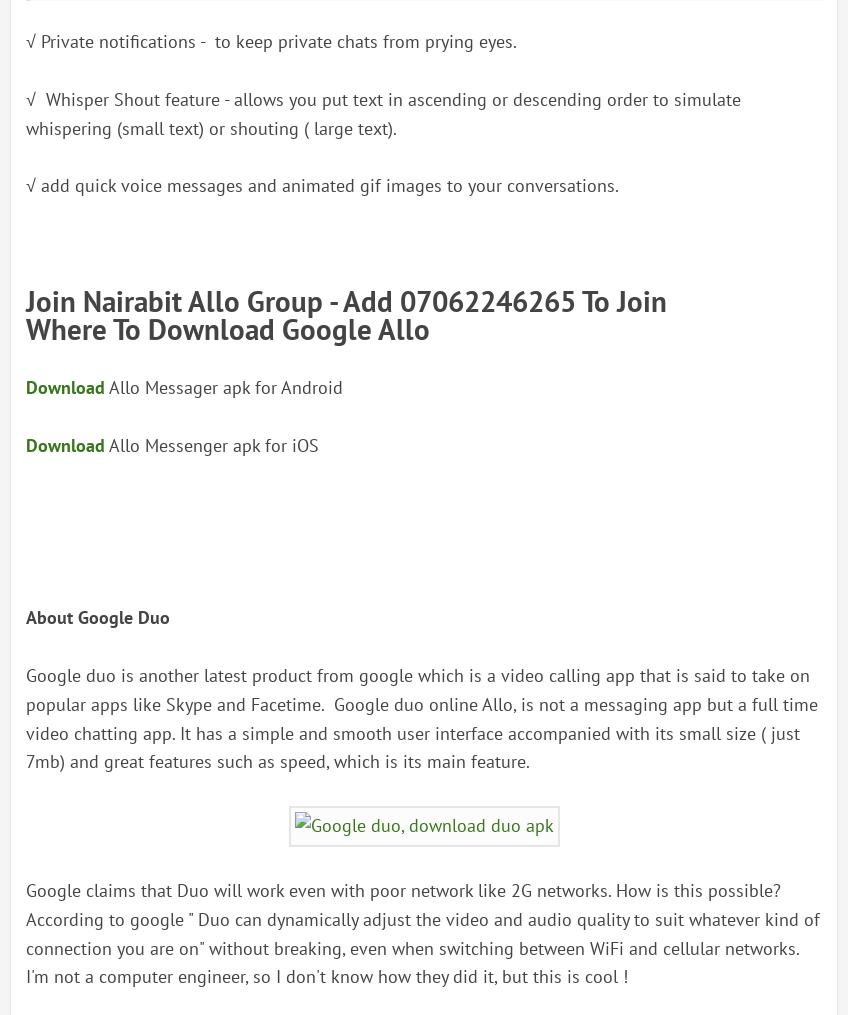 This screenshot has height=1015, width=848. I want to click on 'Google', so click(107, 616).